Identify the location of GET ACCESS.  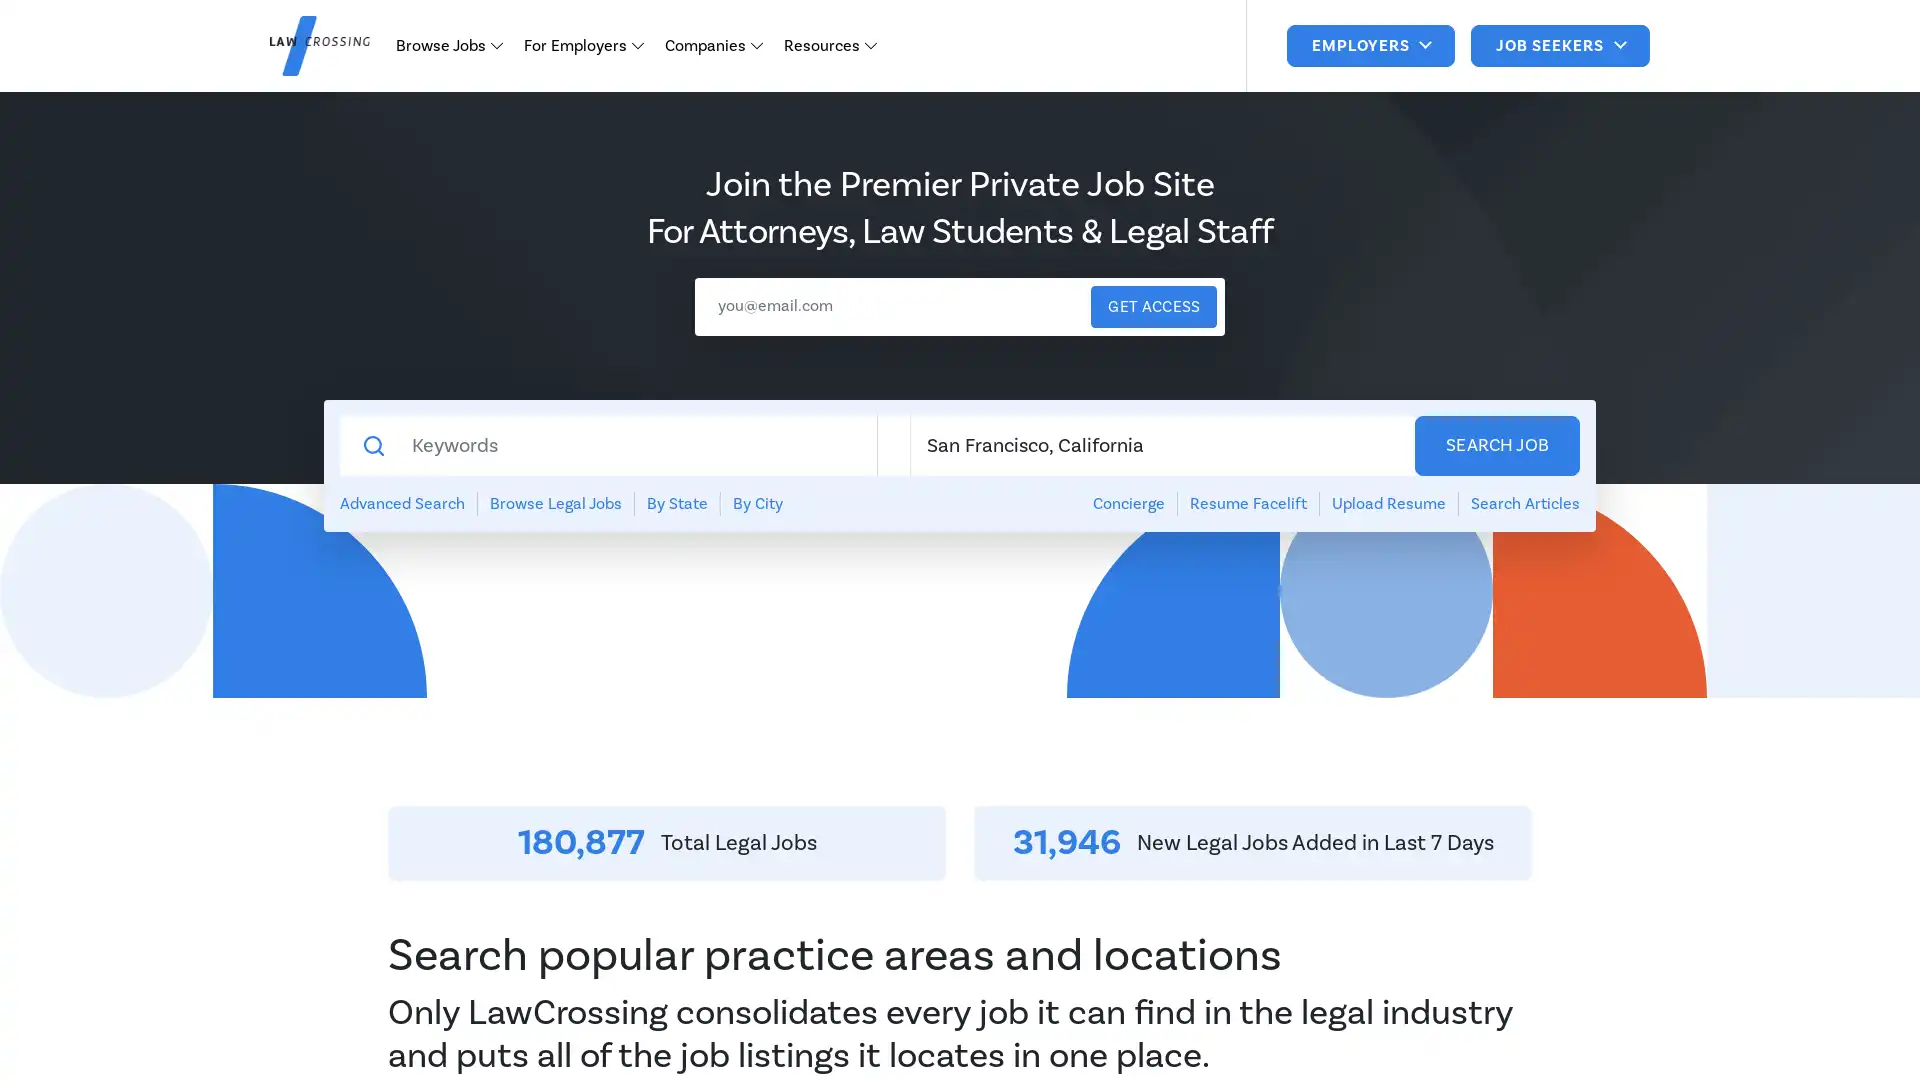
(1153, 307).